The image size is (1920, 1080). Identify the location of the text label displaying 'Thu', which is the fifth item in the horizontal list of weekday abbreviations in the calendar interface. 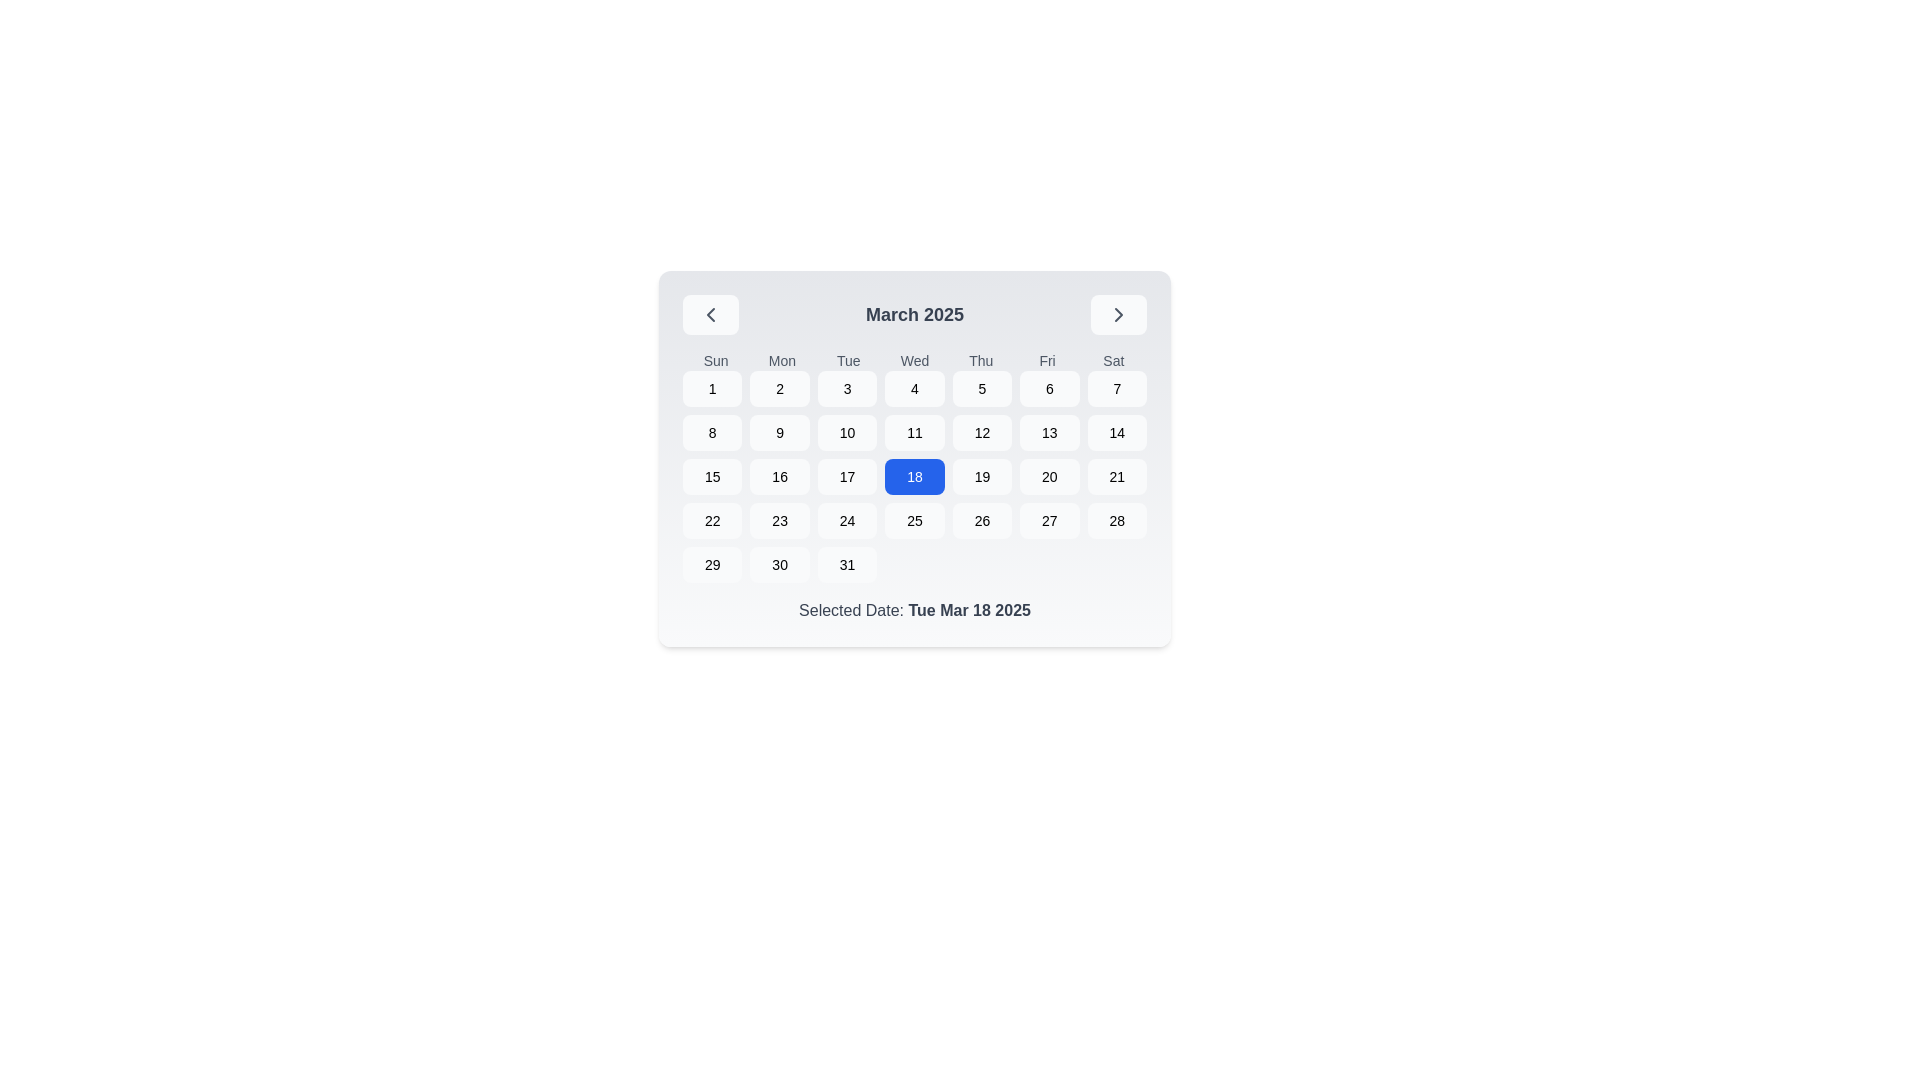
(981, 361).